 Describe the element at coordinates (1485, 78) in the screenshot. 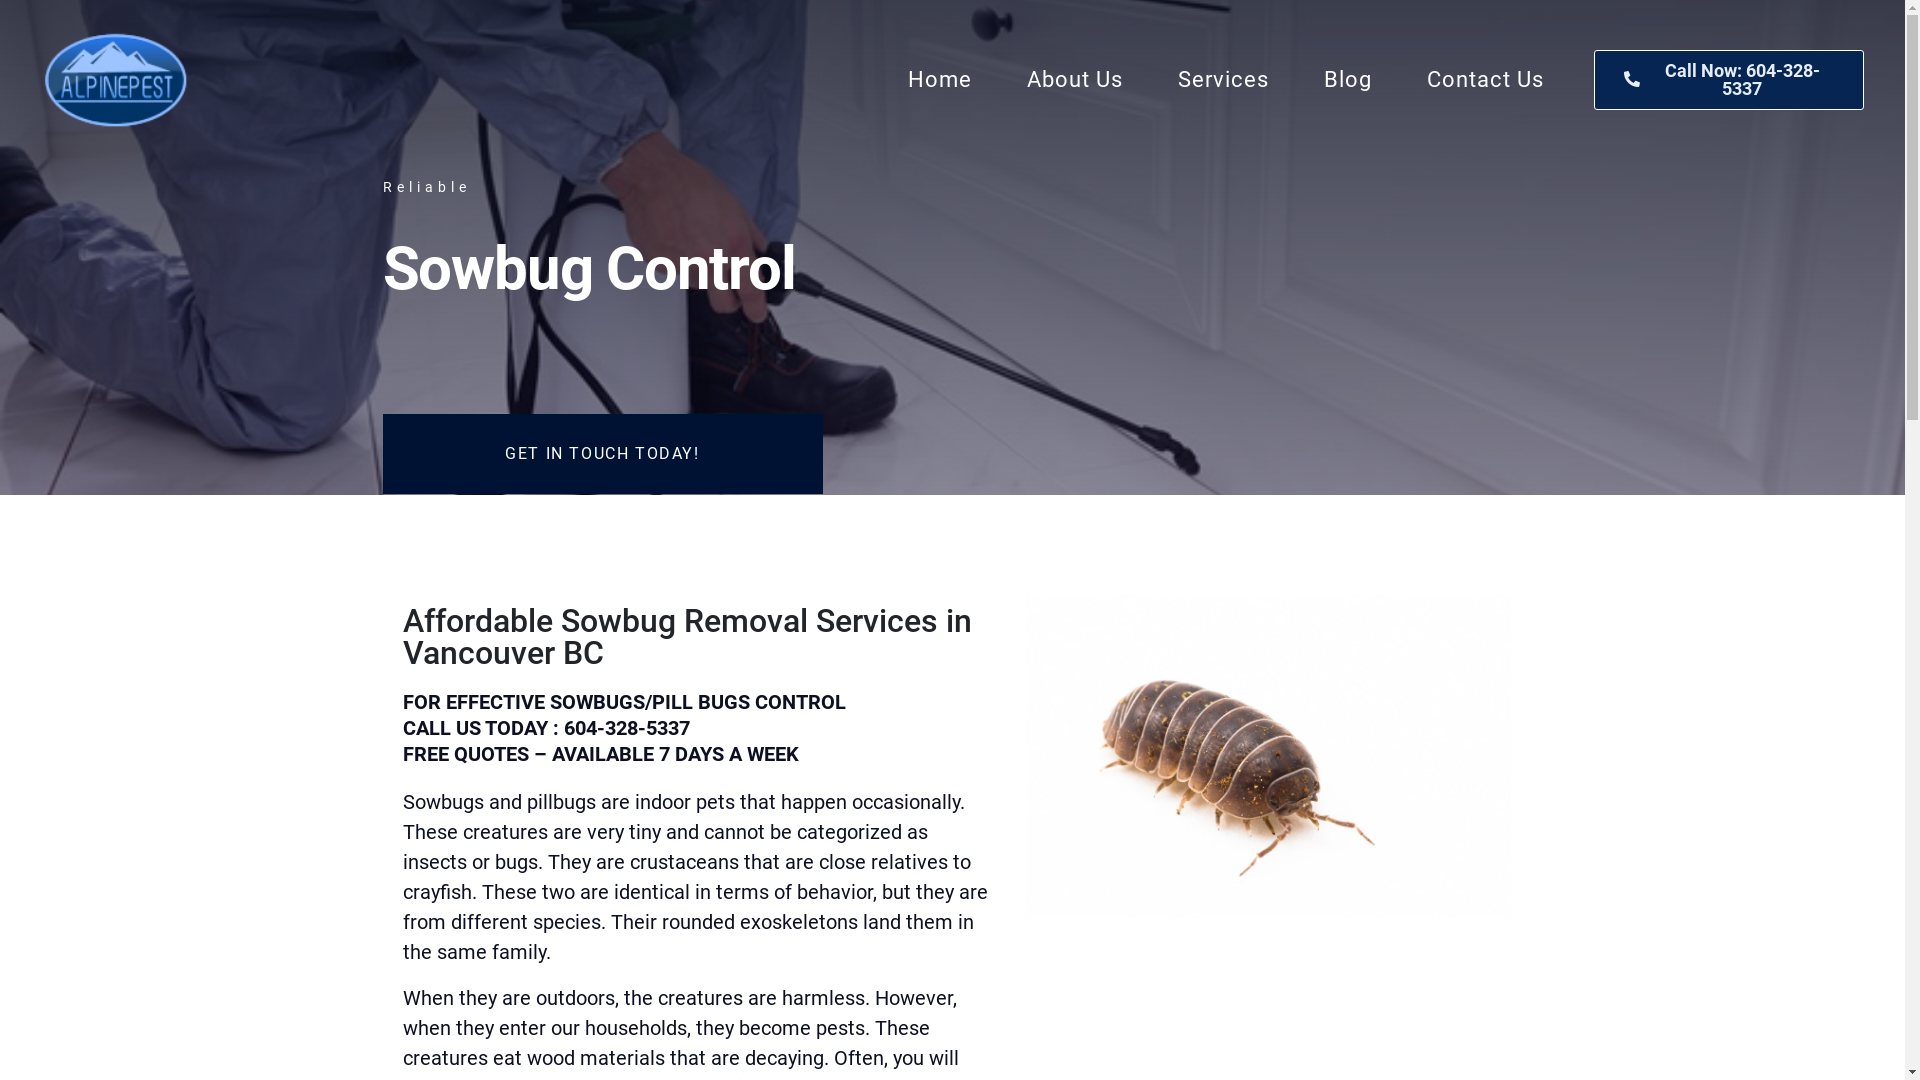

I see `'Contact Us'` at that location.